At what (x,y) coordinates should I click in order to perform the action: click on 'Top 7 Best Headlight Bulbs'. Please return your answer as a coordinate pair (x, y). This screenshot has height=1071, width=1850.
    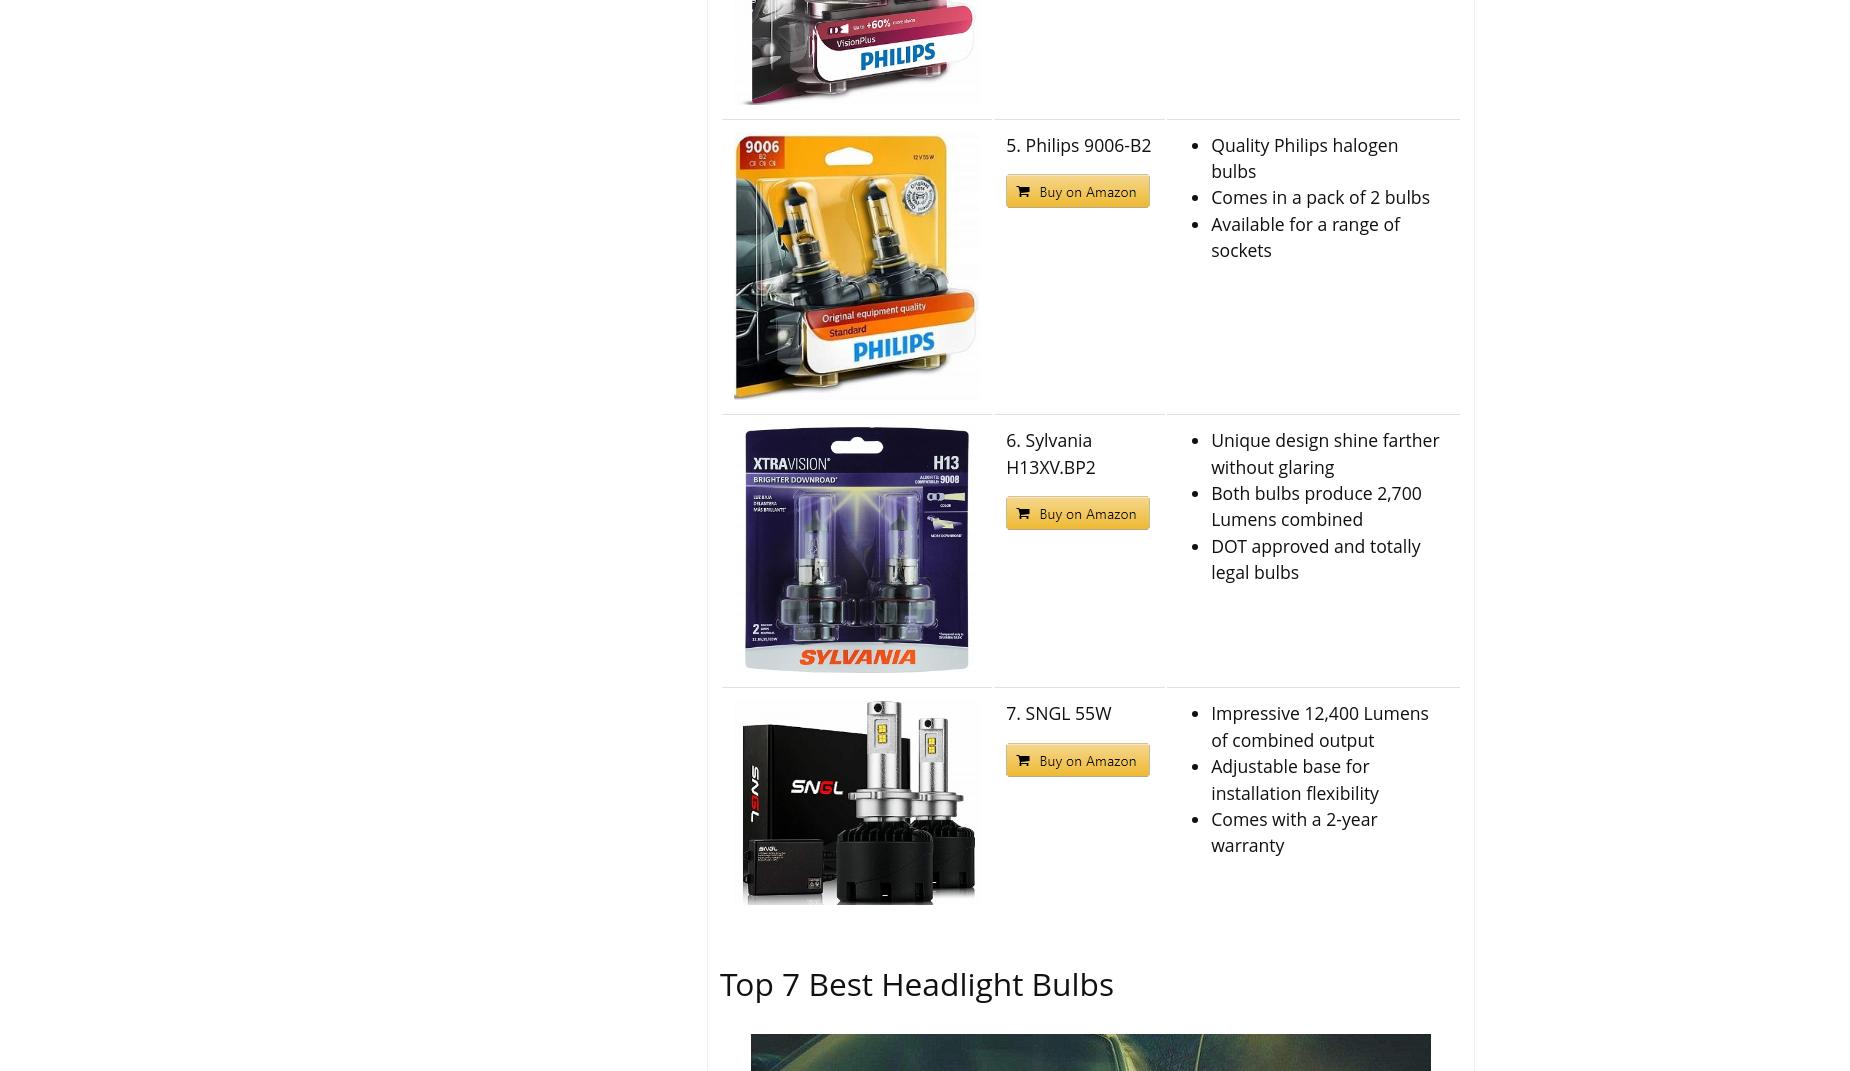
    Looking at the image, I should click on (917, 981).